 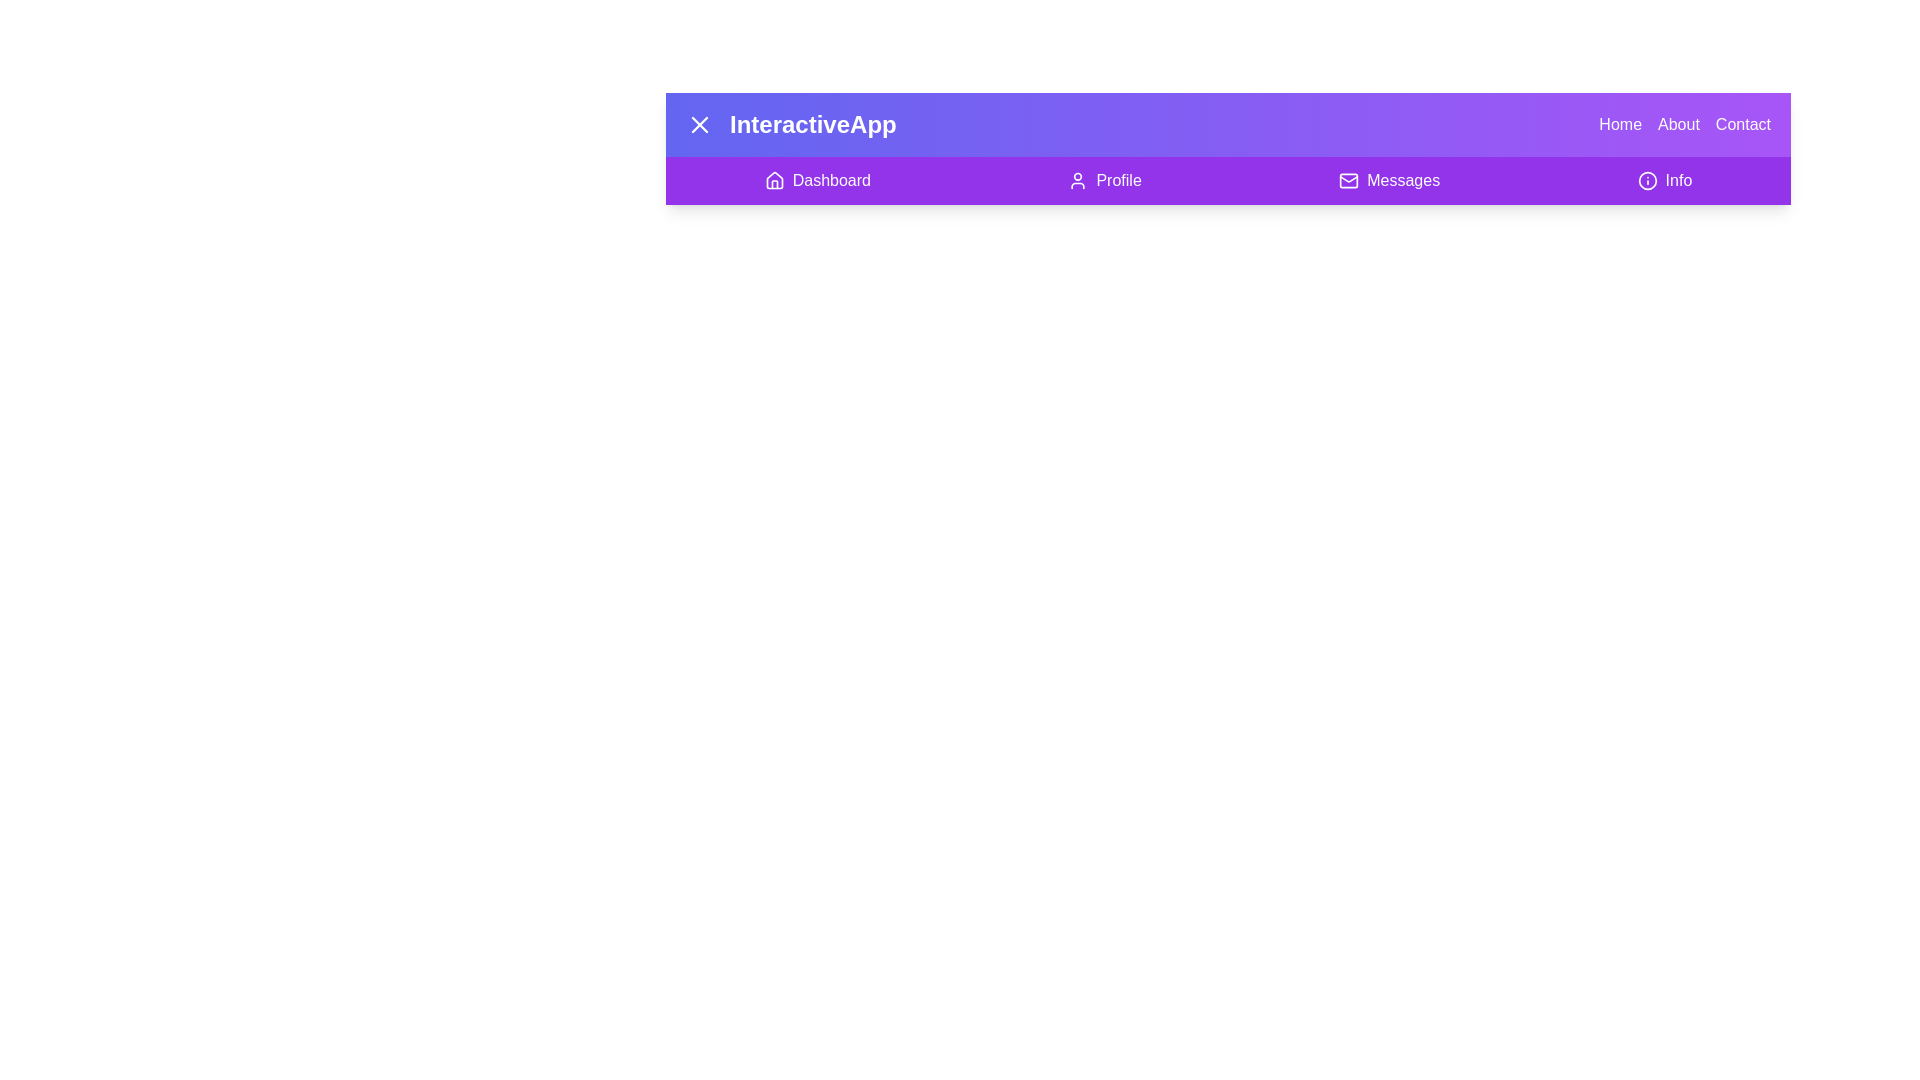 I want to click on the menu item Info in the app bar, so click(x=1665, y=181).